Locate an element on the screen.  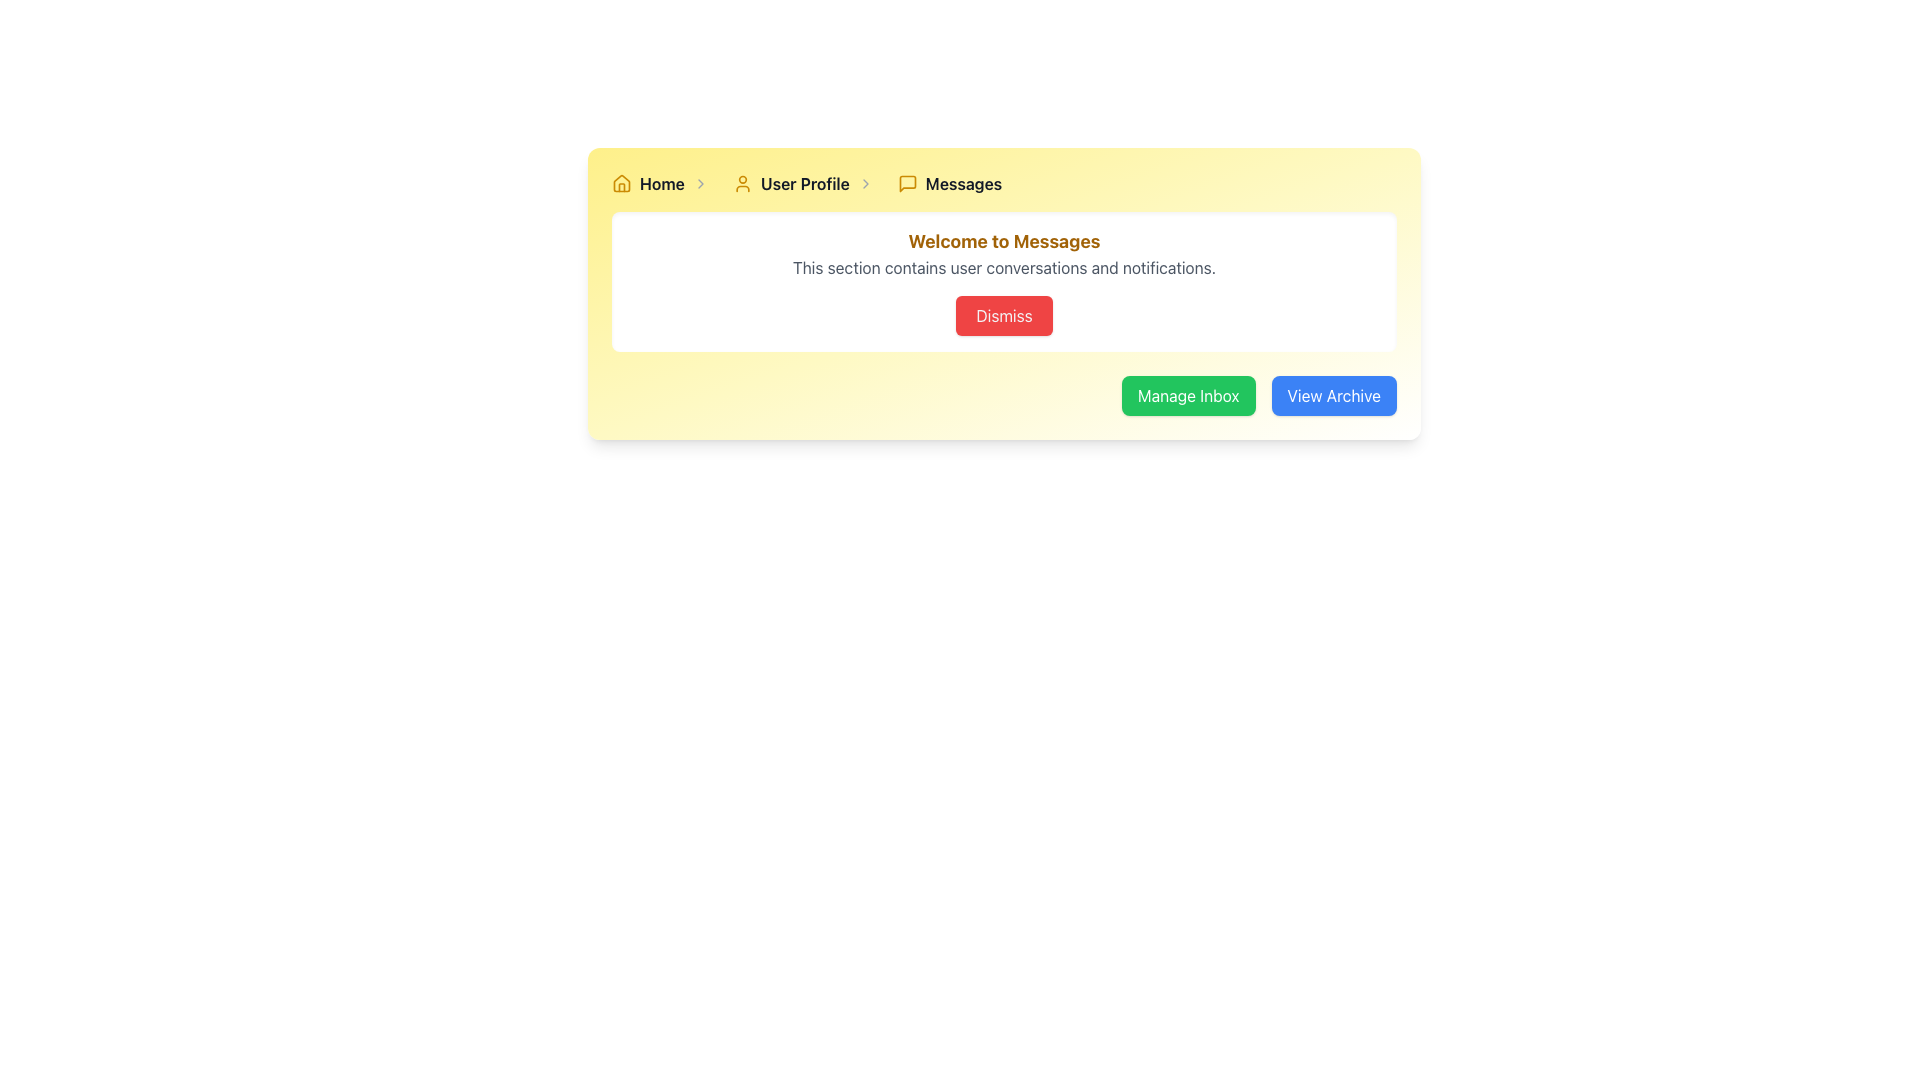
the green rectangular button labeled 'Manage Inbox' is located at coordinates (1188, 396).